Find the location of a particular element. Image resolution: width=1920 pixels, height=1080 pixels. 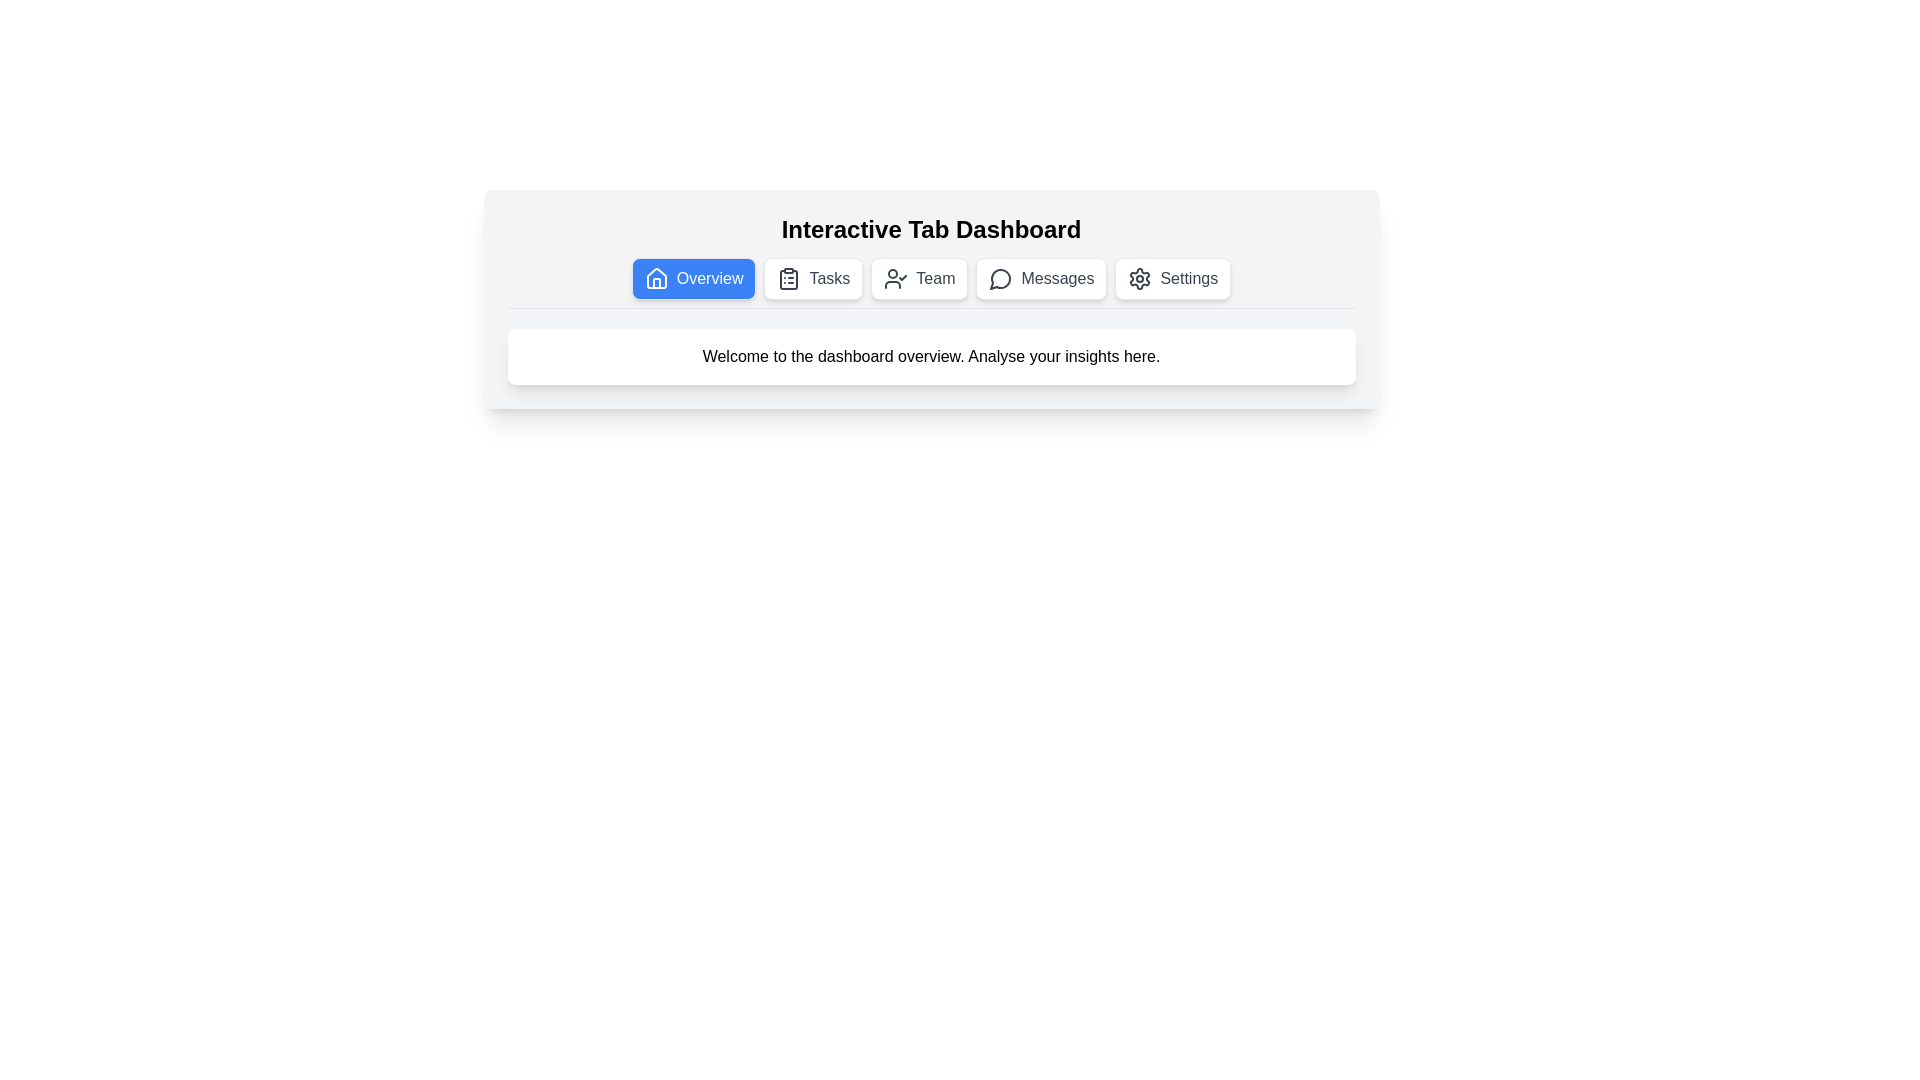

the 'Settings' button, which is the last item in the horizontal list of tabs at the top center of the interface, to trigger the hover styling is located at coordinates (1173, 278).